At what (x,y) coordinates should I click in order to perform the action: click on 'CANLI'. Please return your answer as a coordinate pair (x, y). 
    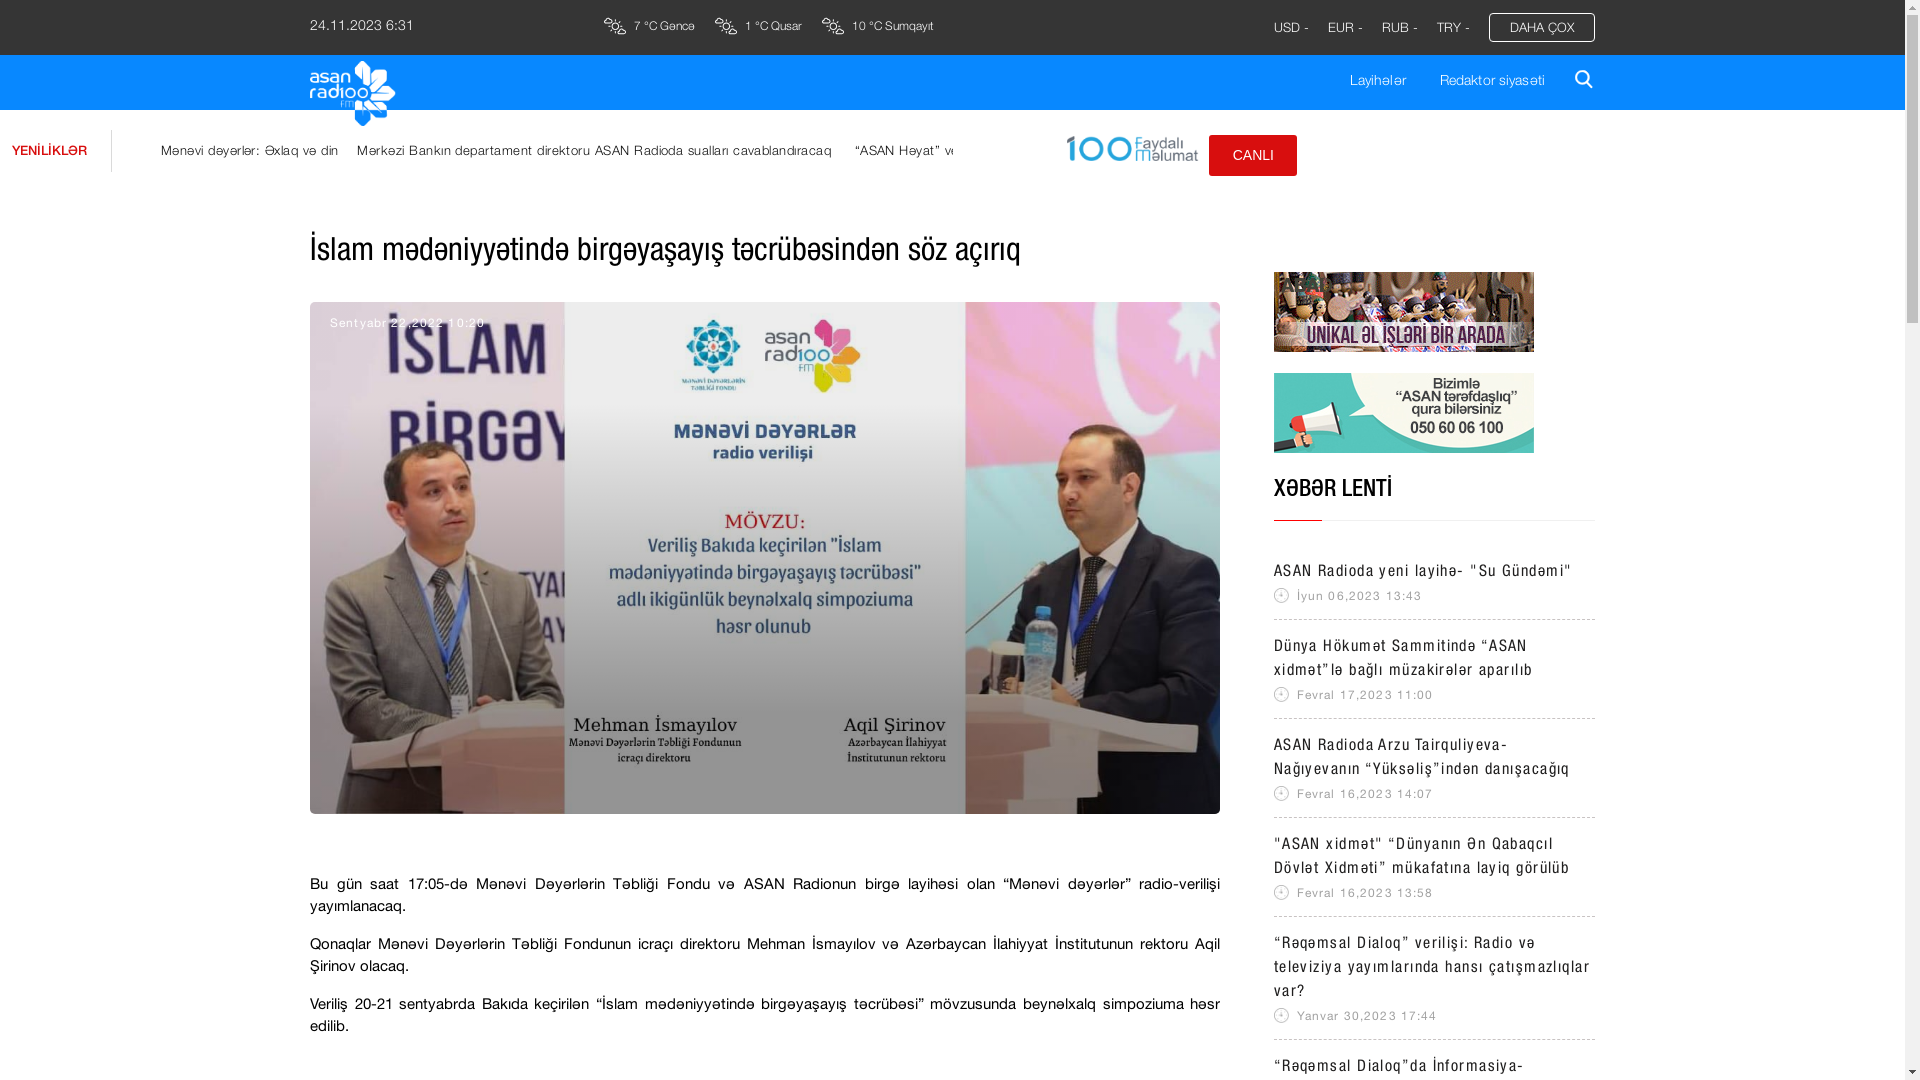
    Looking at the image, I should click on (1251, 154).